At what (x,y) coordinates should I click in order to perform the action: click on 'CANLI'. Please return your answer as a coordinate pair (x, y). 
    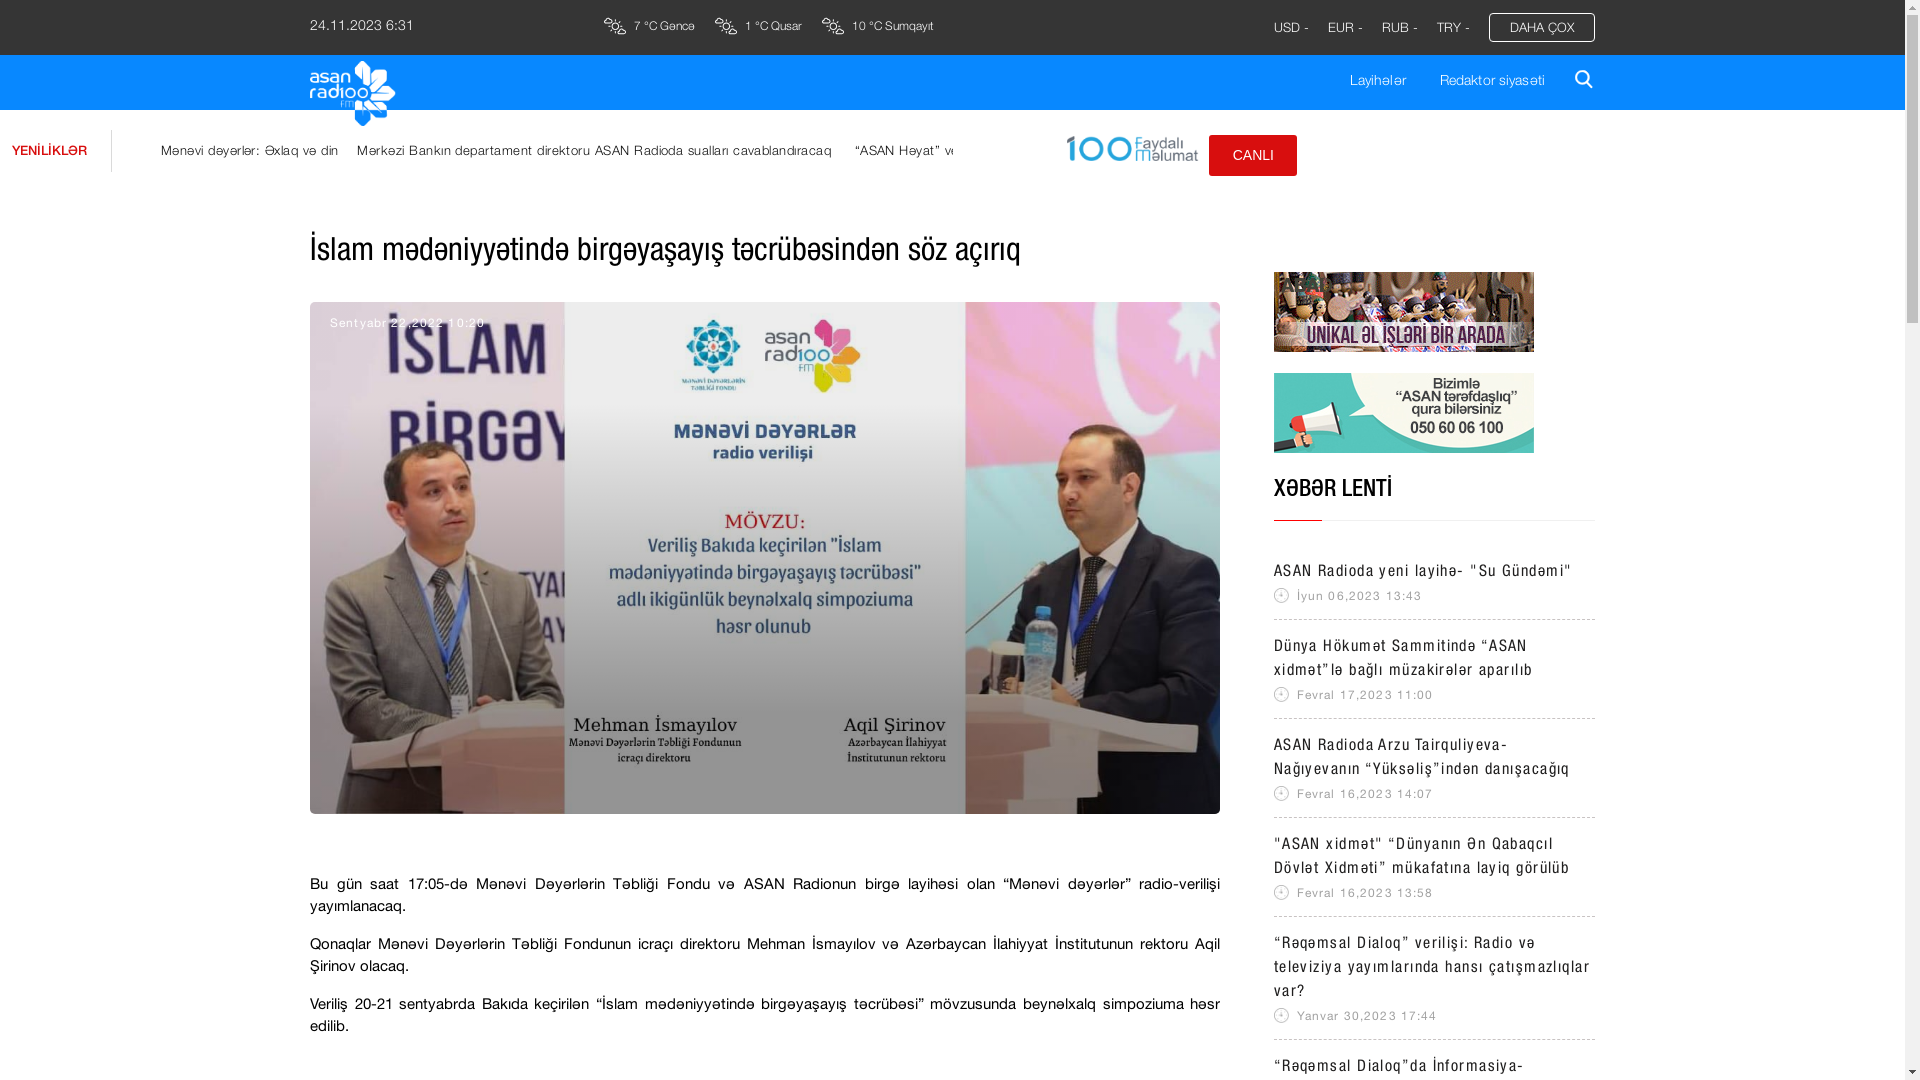
    Looking at the image, I should click on (1251, 154).